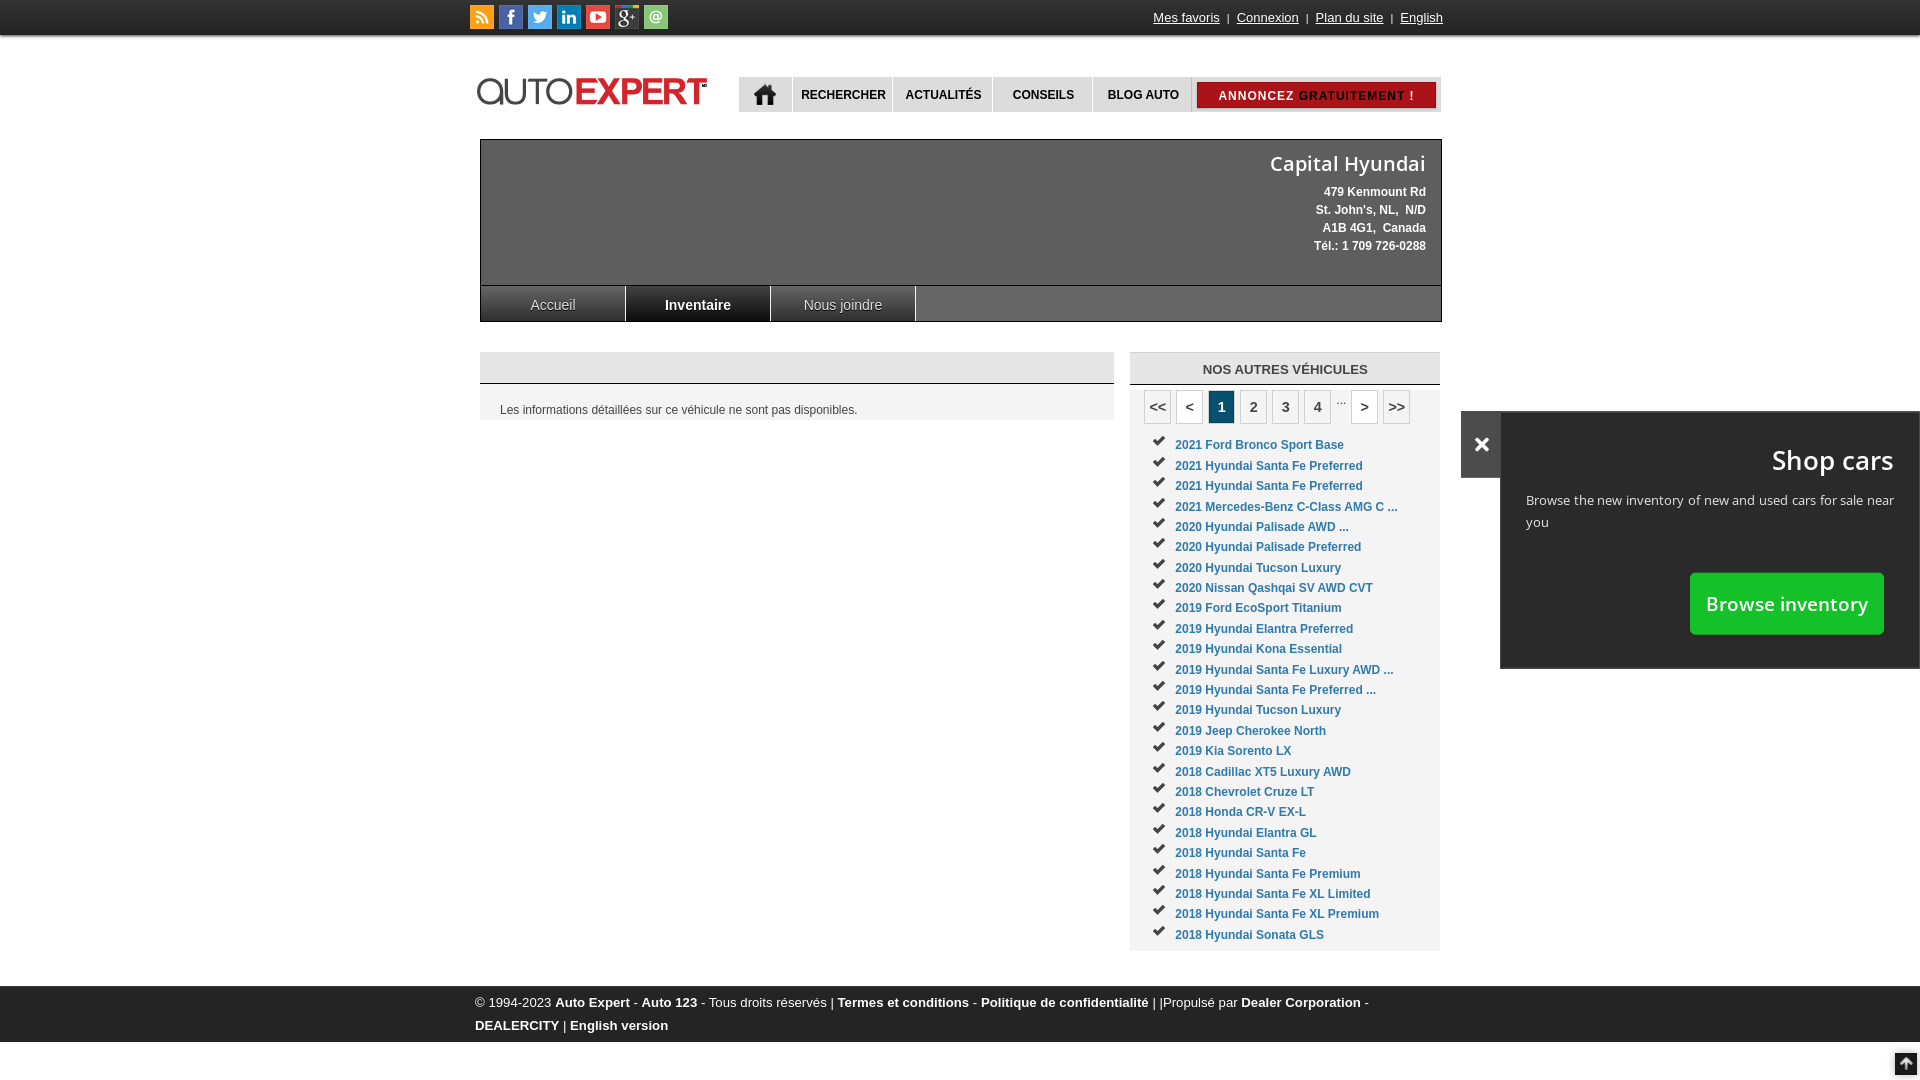 Image resolution: width=1920 pixels, height=1080 pixels. I want to click on 'DEALERCITY', so click(517, 1025).